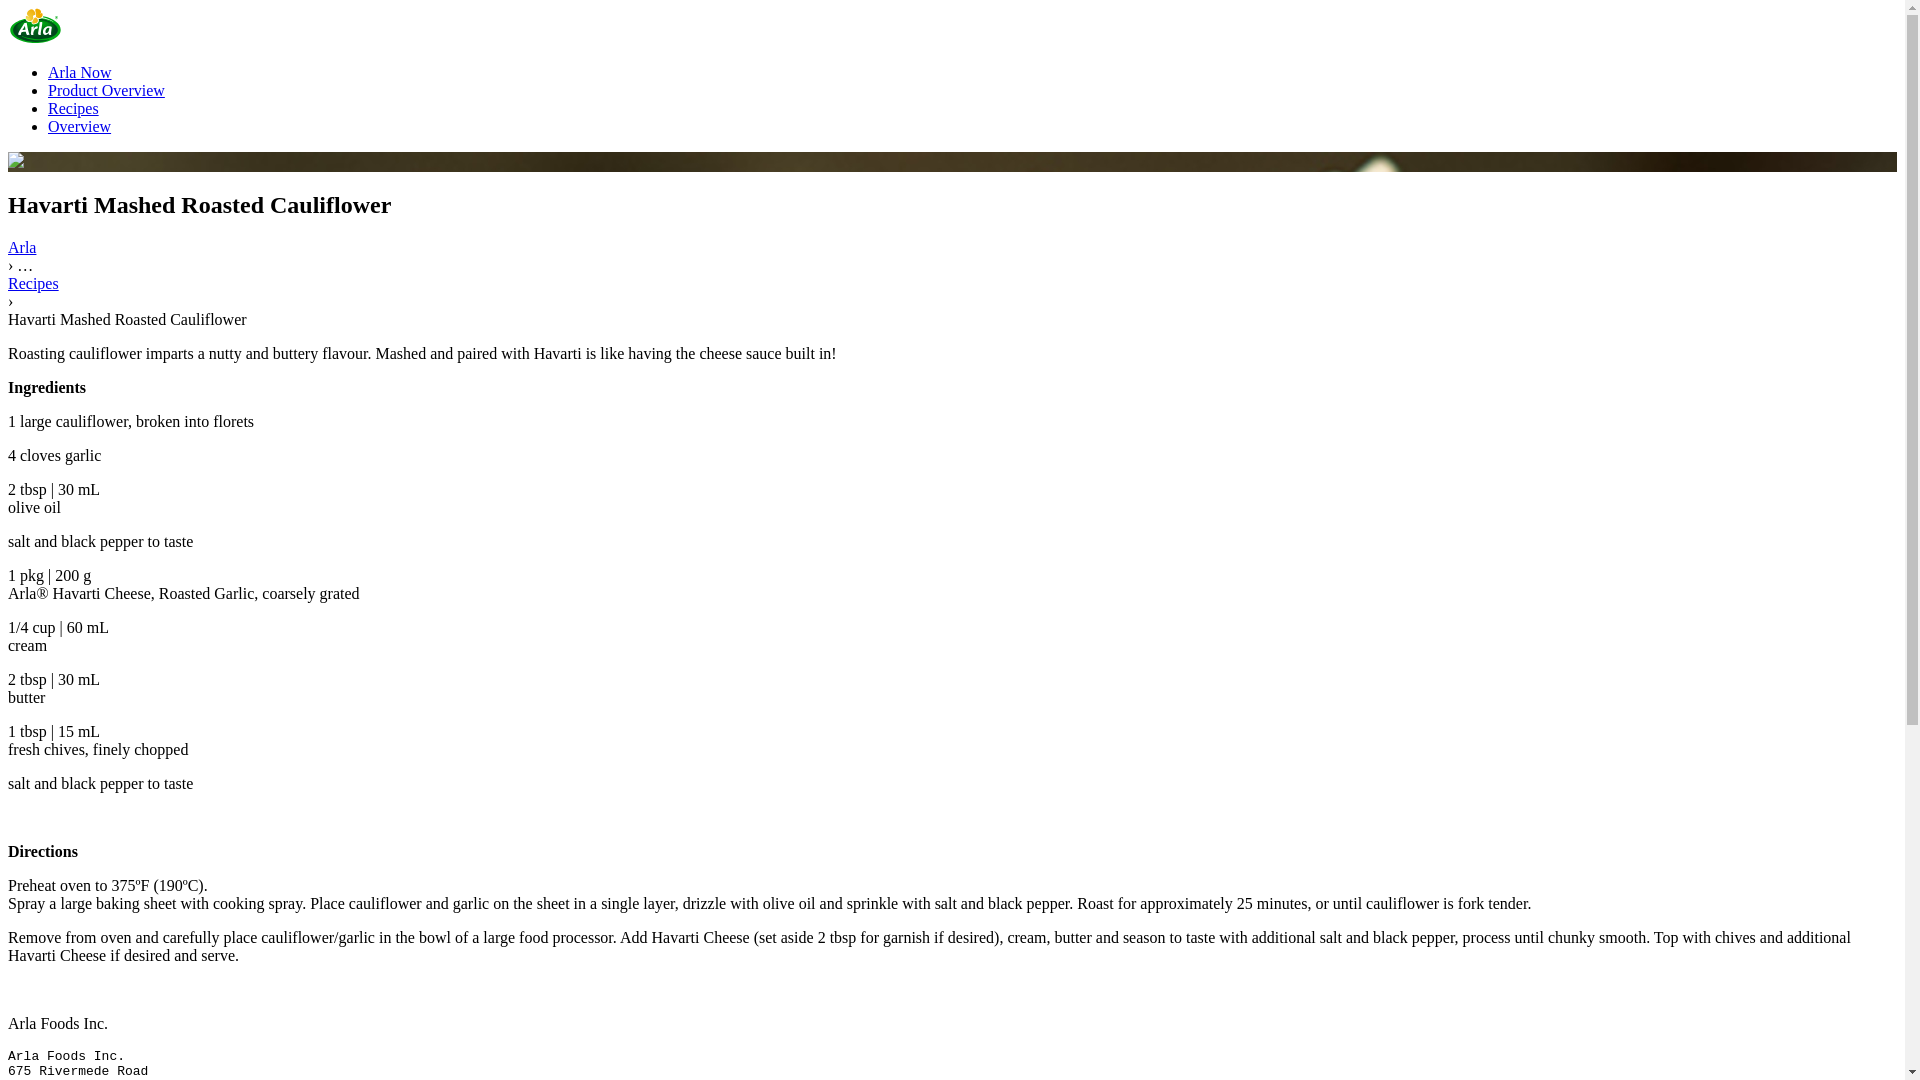 The width and height of the screenshot is (1920, 1080). What do you see at coordinates (33, 283) in the screenshot?
I see `'Recipes'` at bounding box center [33, 283].